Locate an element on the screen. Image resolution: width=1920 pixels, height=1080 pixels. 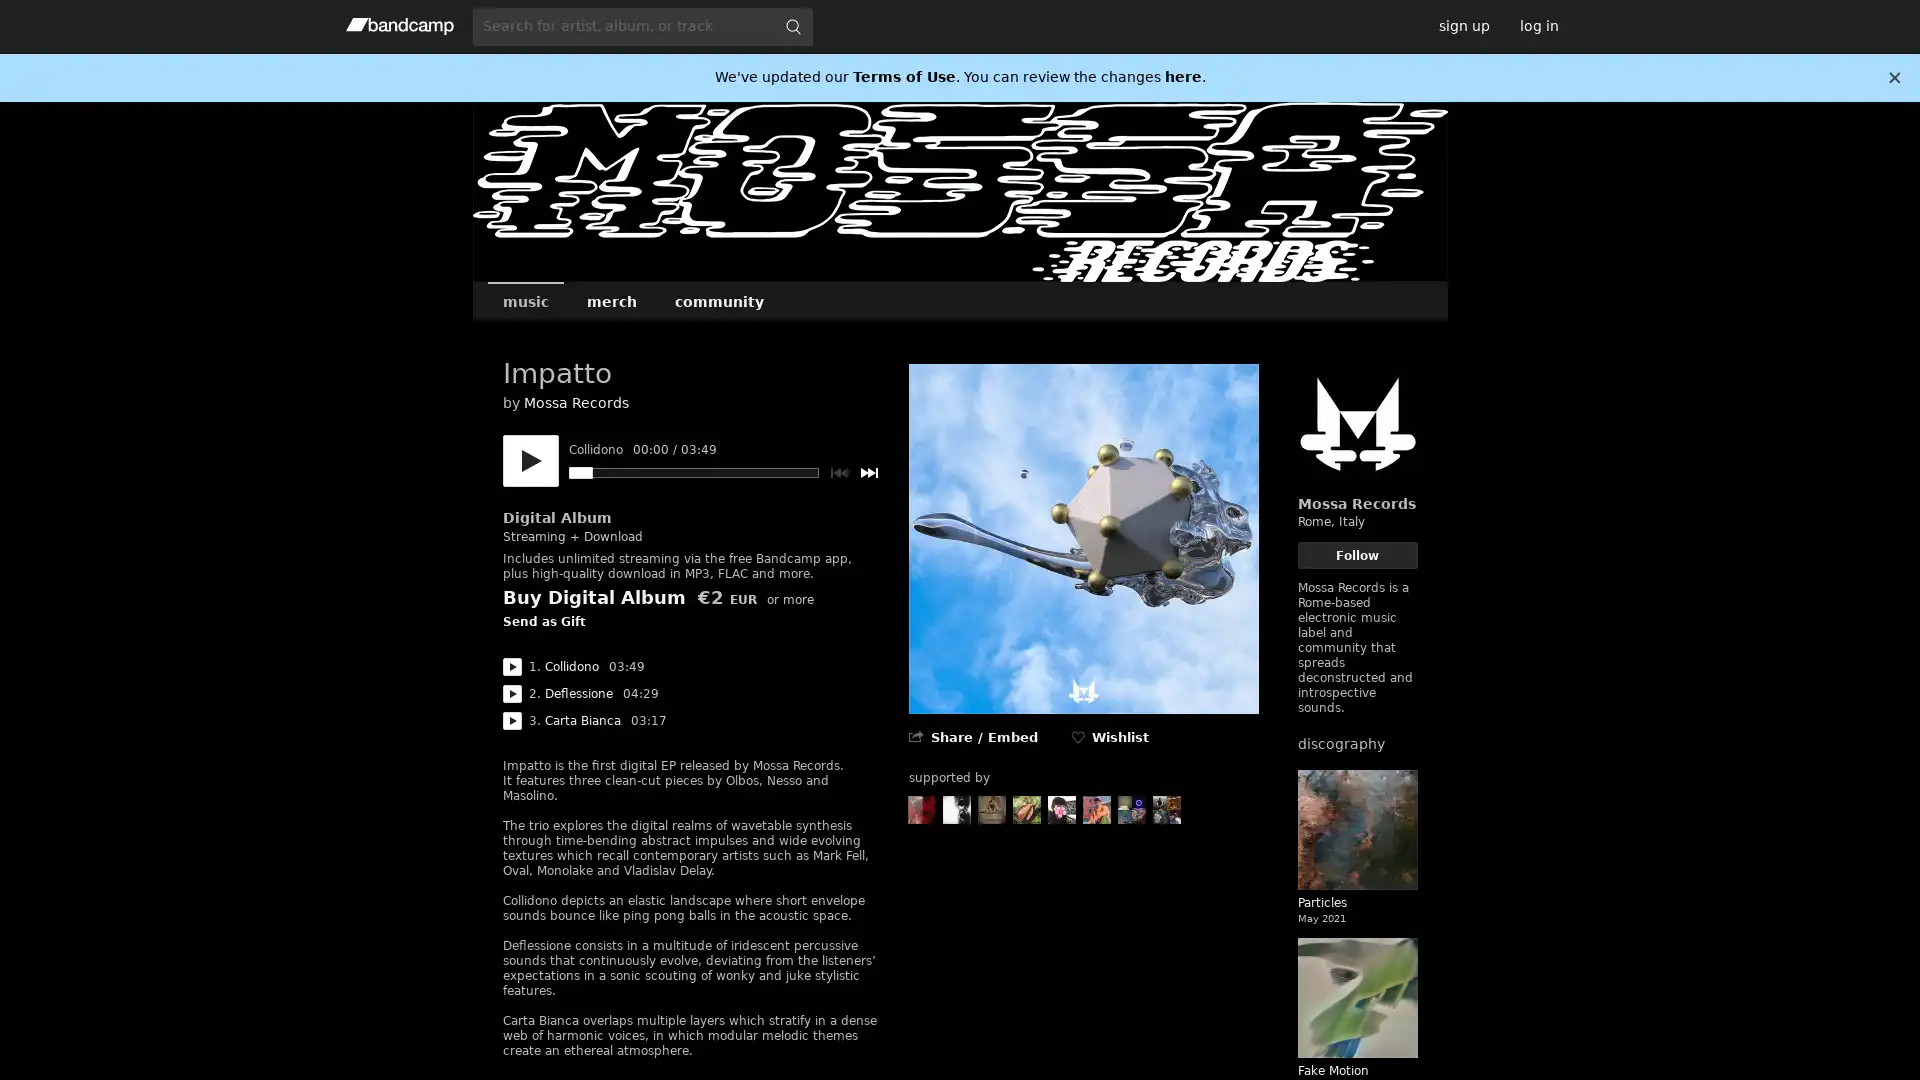
Previous track is located at coordinates (838, 473).